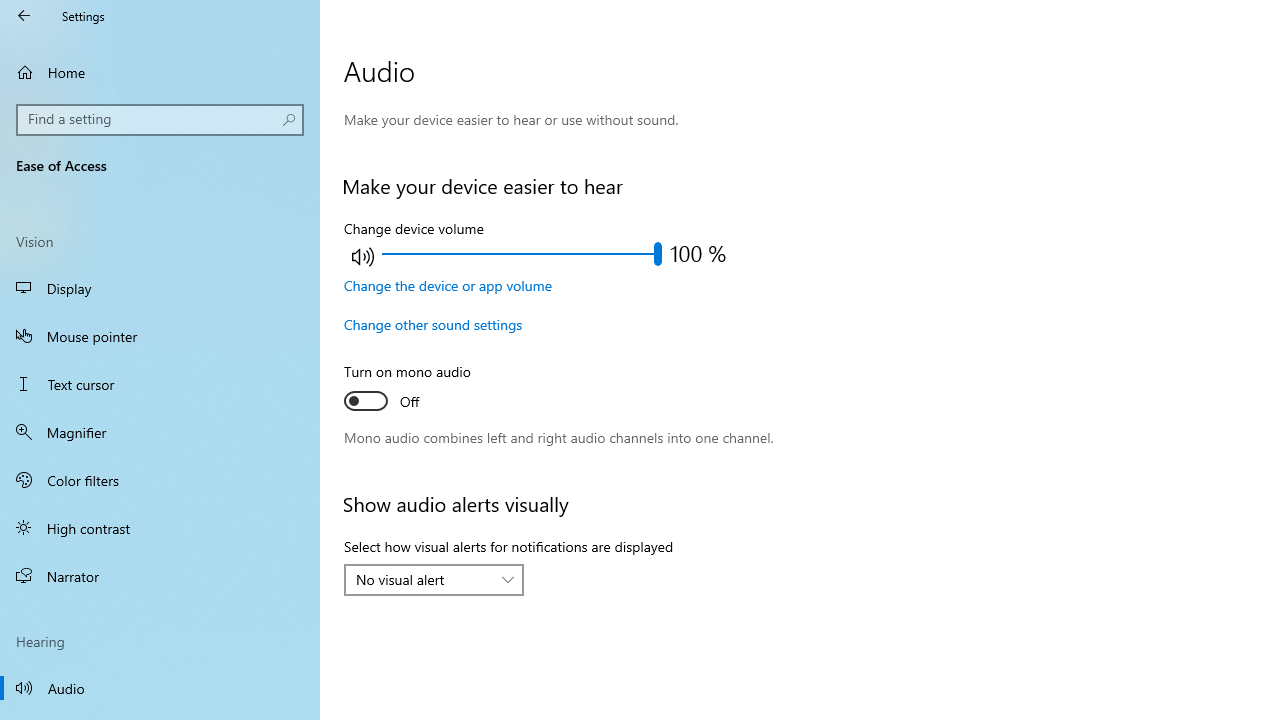  Describe the element at coordinates (160, 431) in the screenshot. I see `'Magnifier'` at that location.